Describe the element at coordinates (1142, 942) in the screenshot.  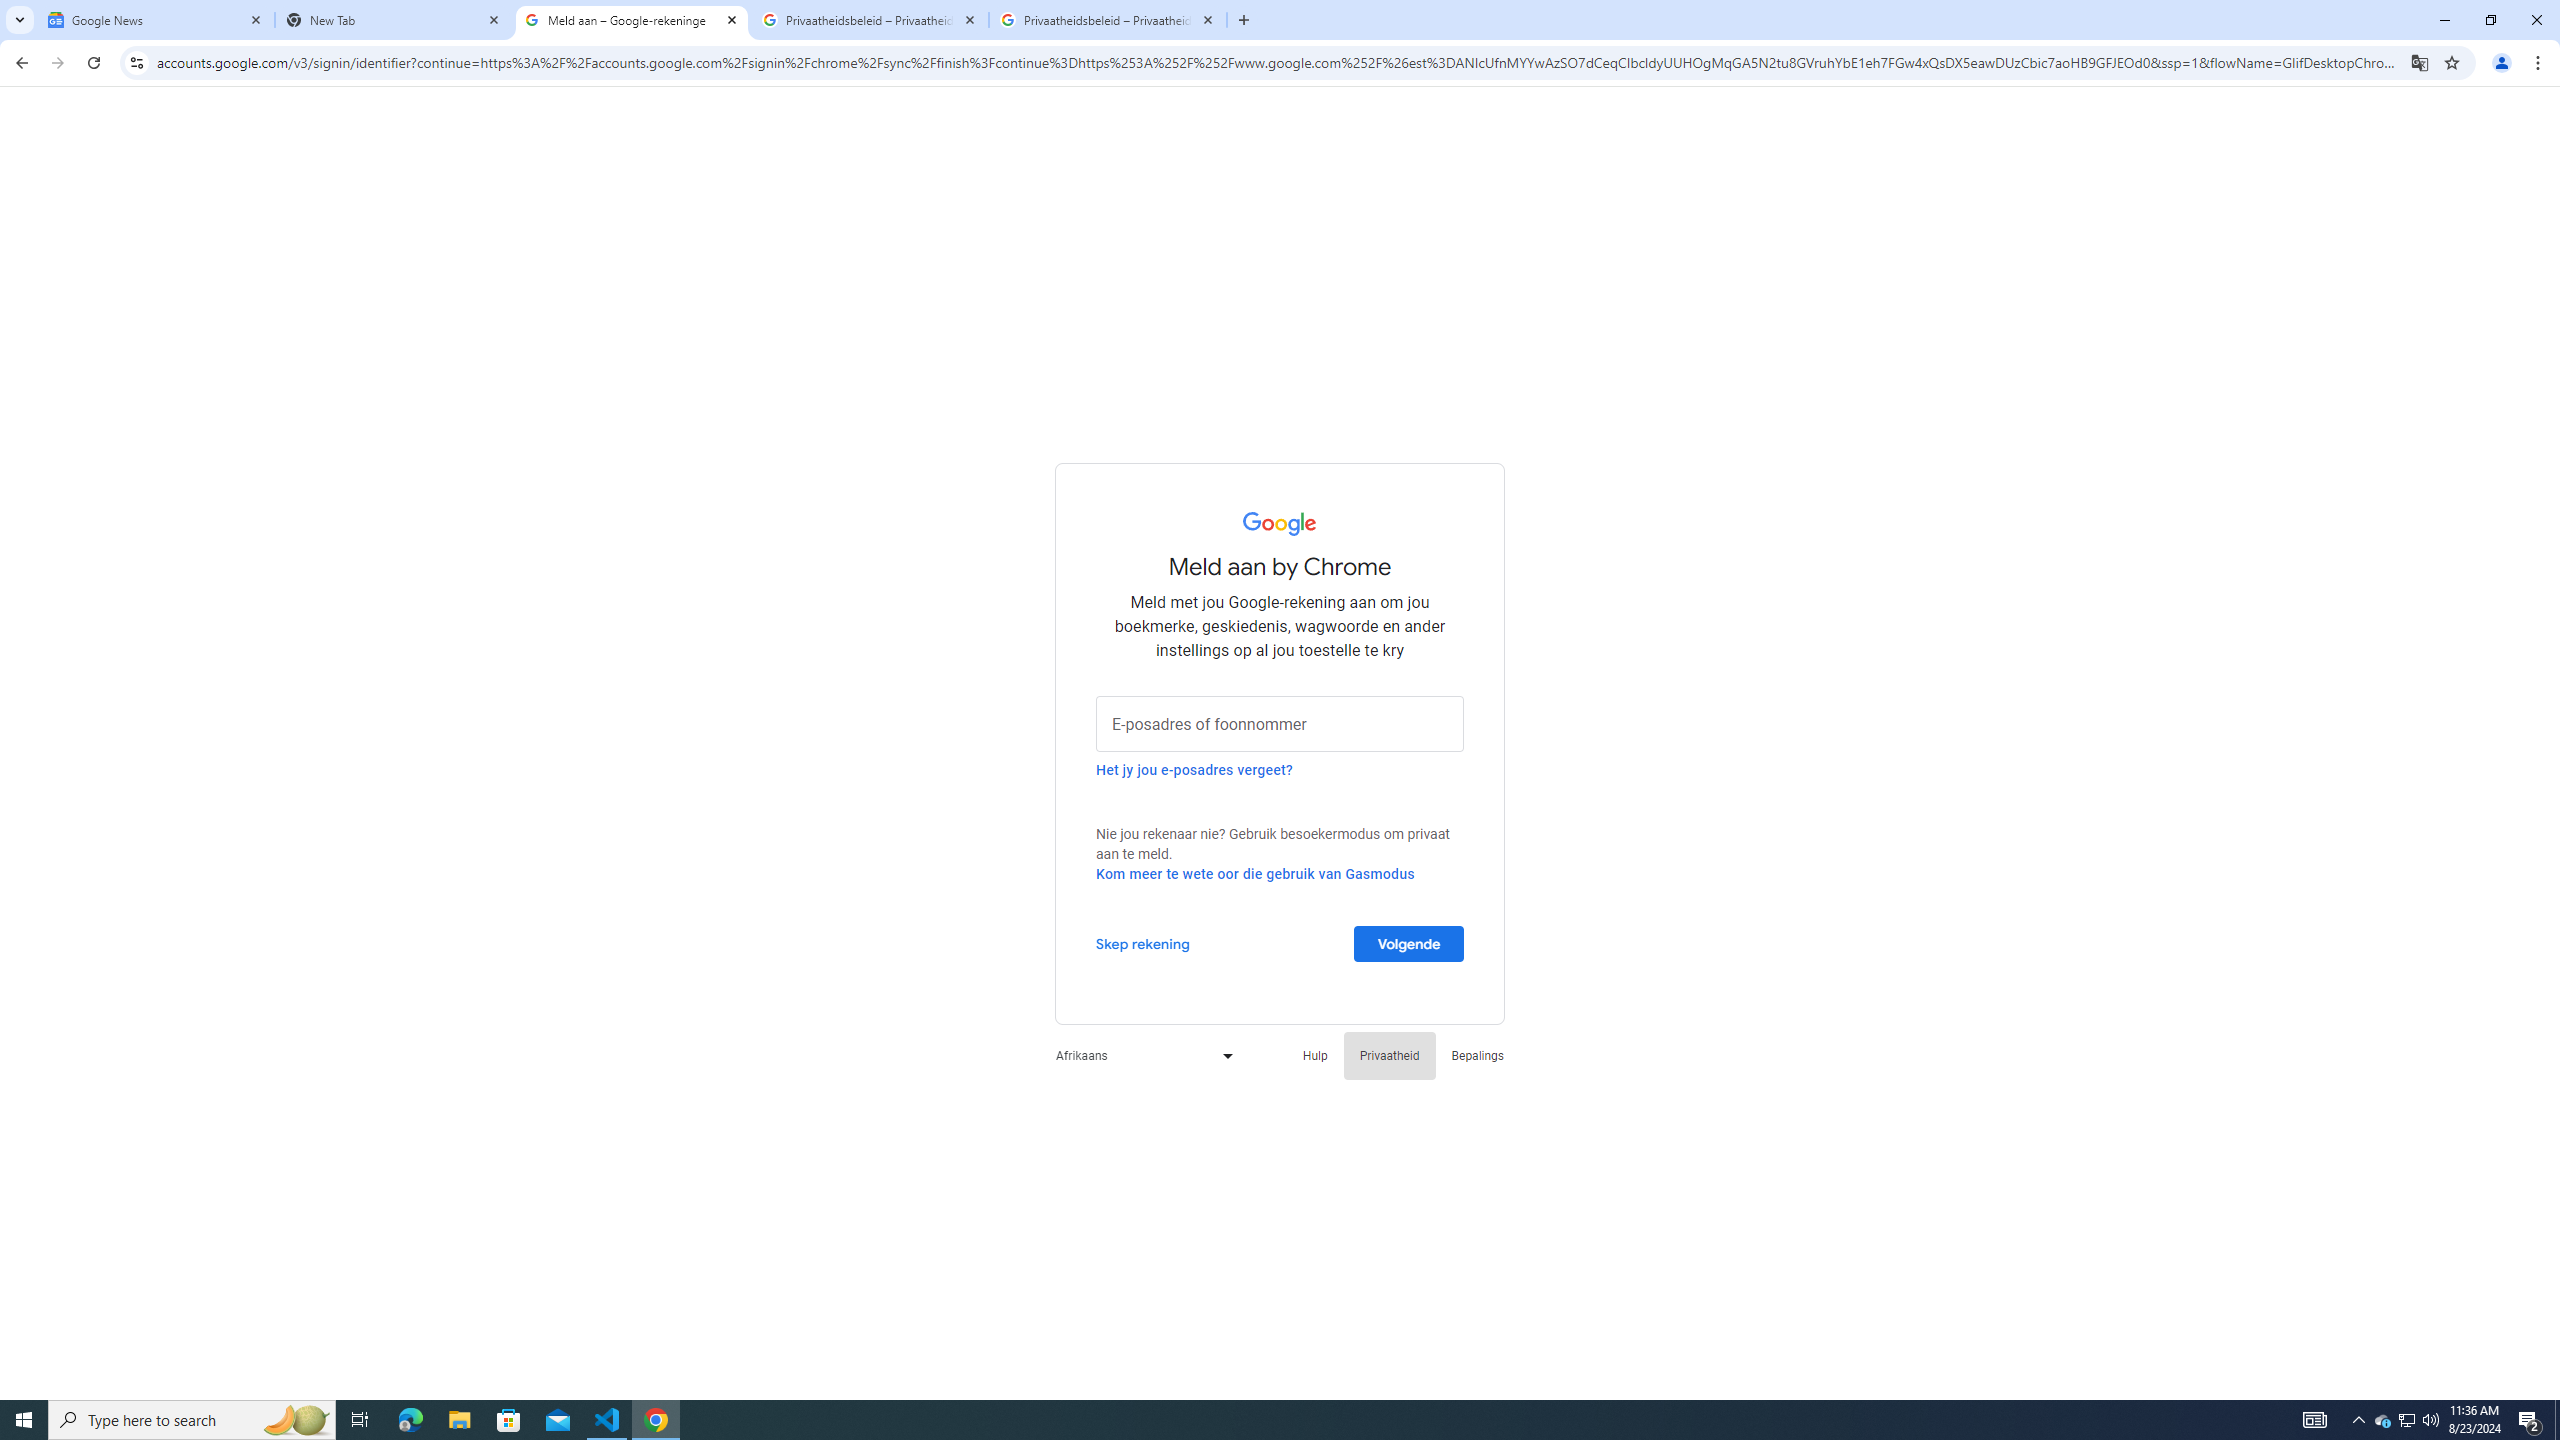
I see `'Skep rekening'` at that location.